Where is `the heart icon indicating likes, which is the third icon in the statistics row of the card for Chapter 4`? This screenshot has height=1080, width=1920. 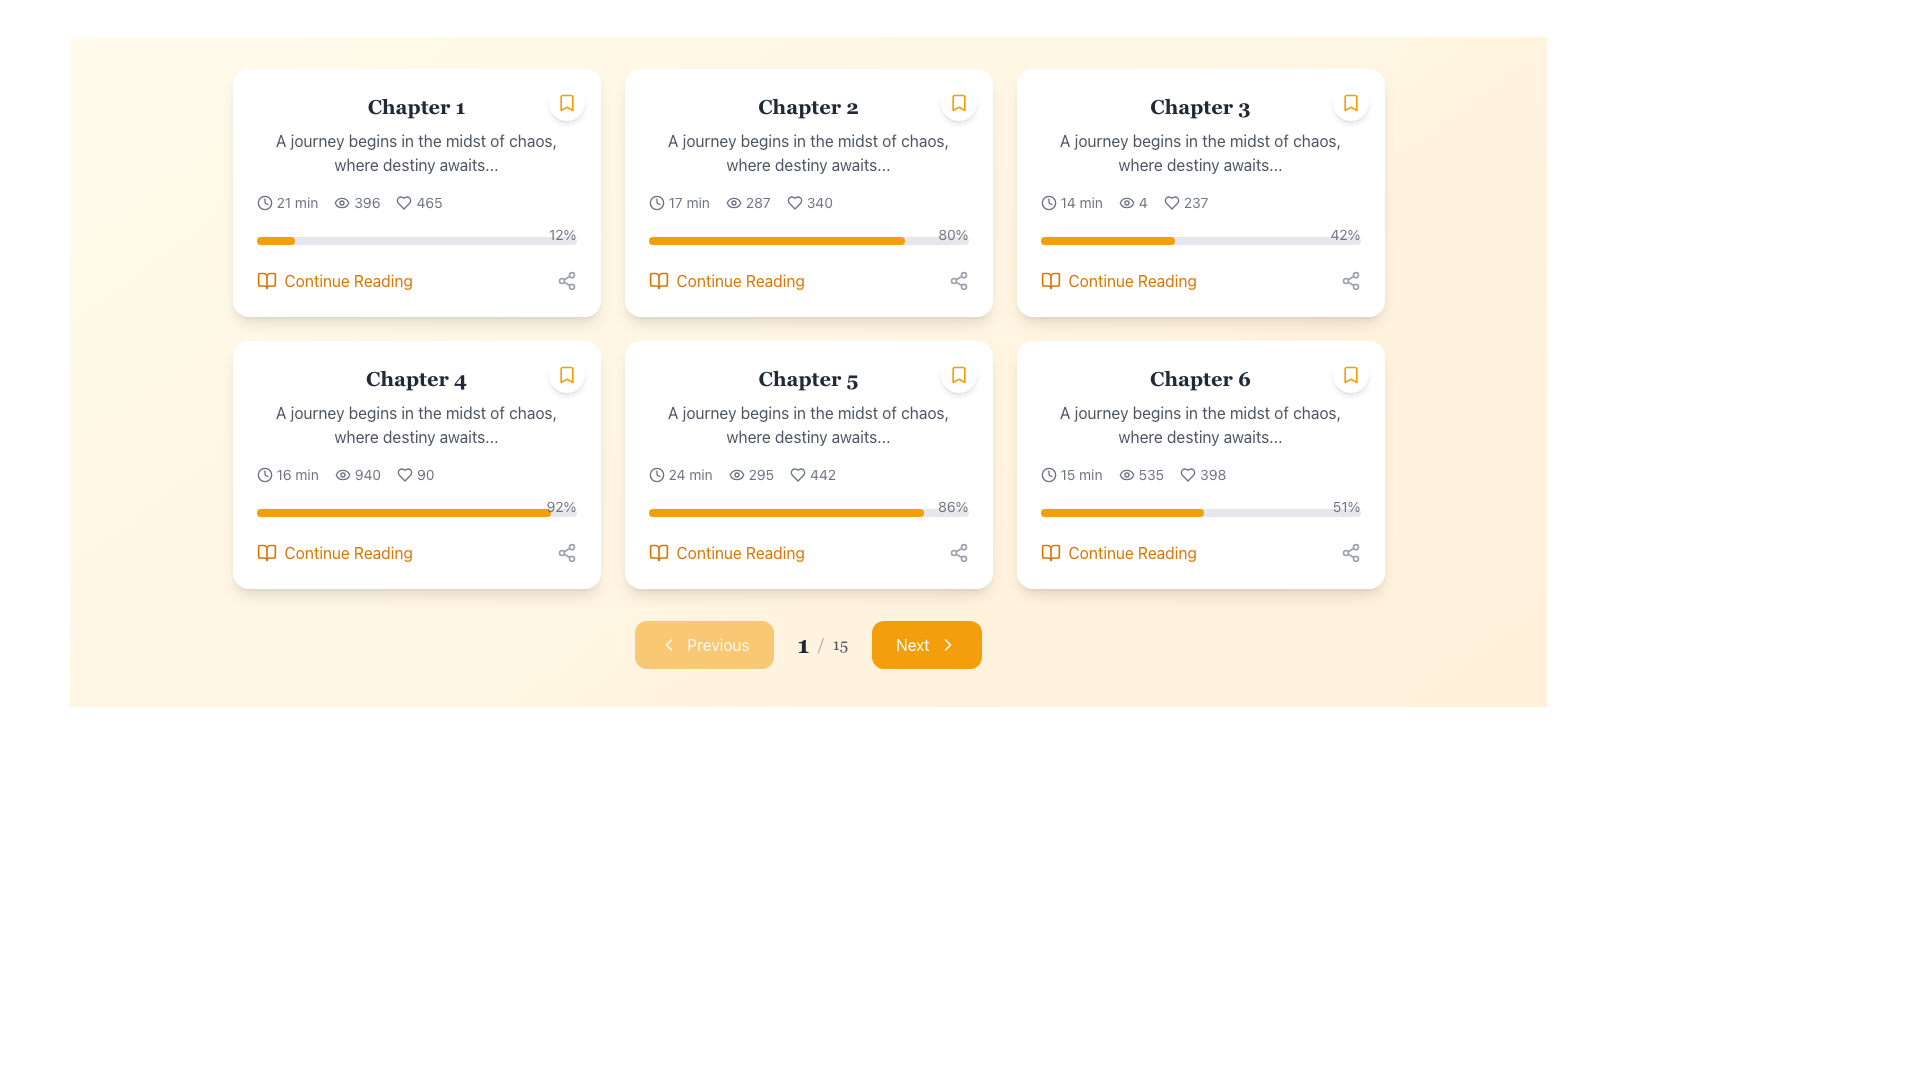
the heart icon indicating likes, which is the third icon in the statistics row of the card for Chapter 4 is located at coordinates (404, 474).